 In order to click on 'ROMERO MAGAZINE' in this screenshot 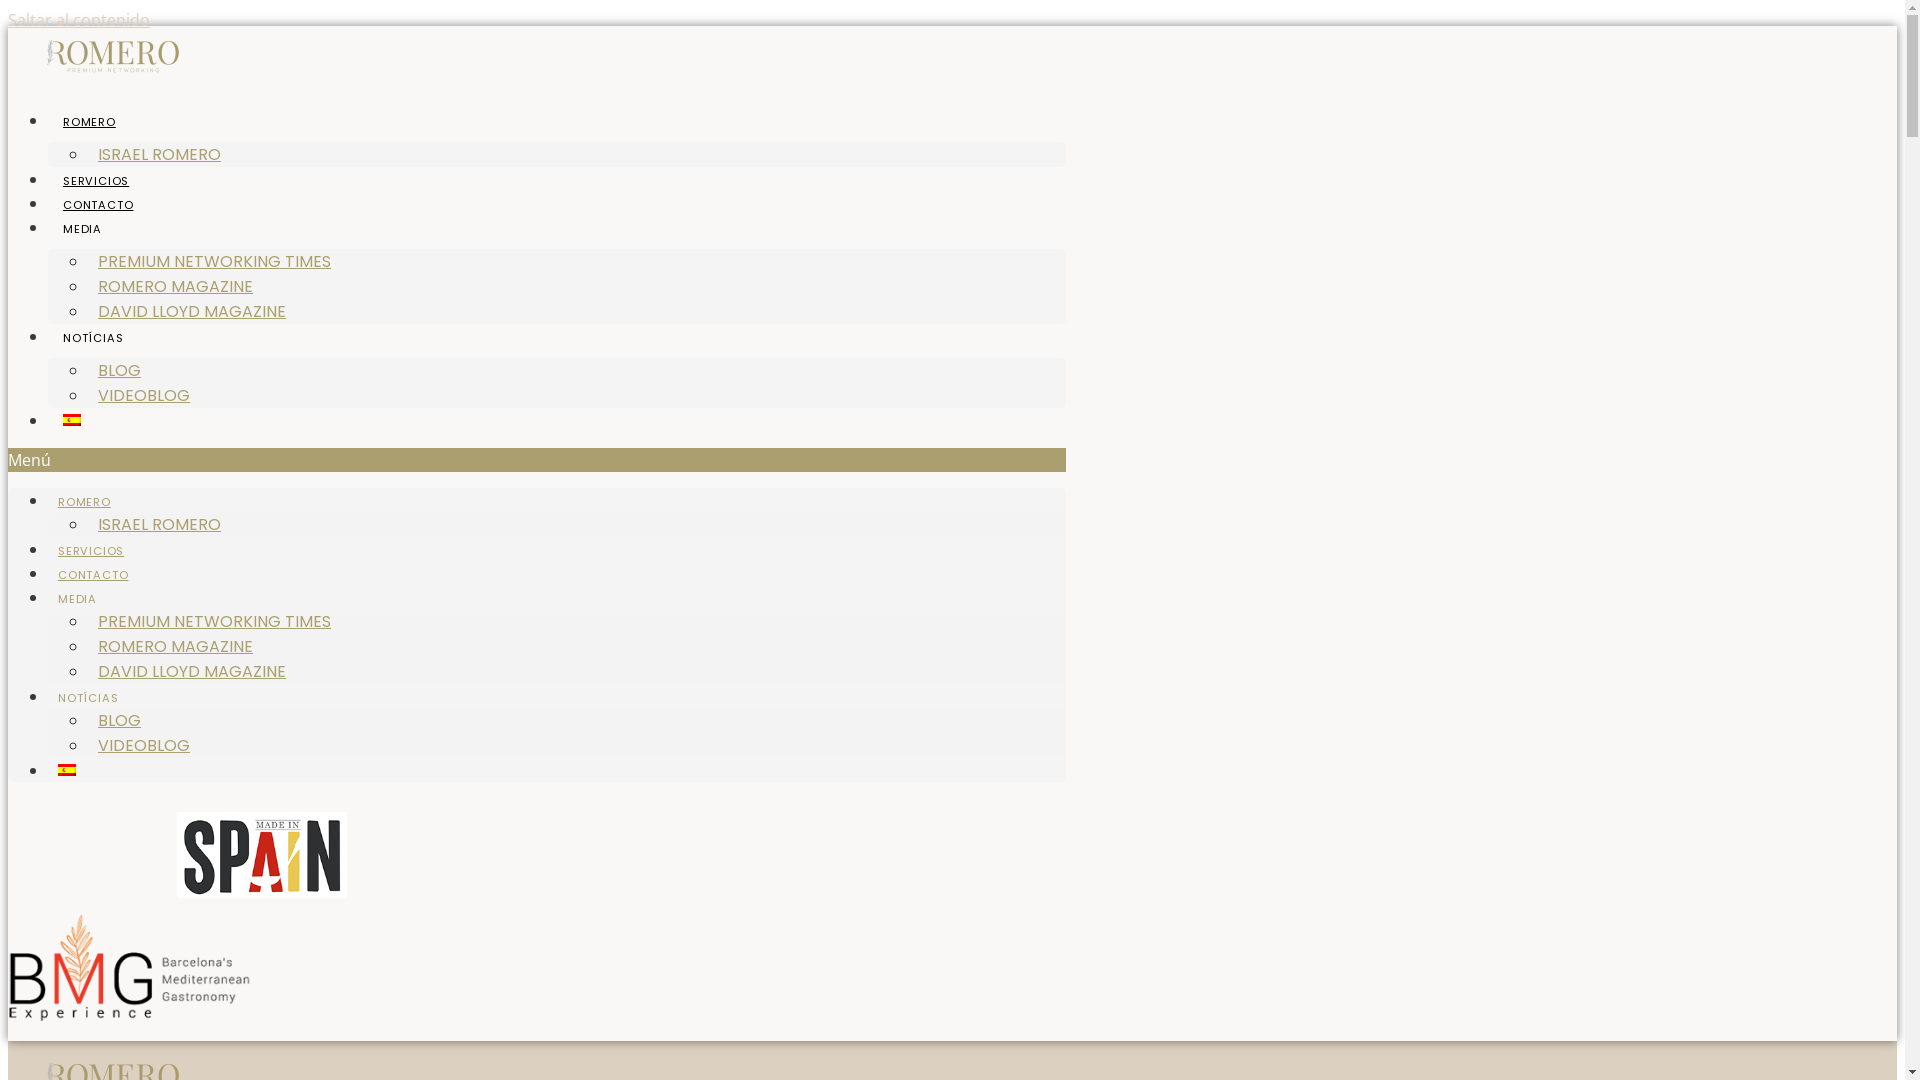, I will do `click(175, 646)`.